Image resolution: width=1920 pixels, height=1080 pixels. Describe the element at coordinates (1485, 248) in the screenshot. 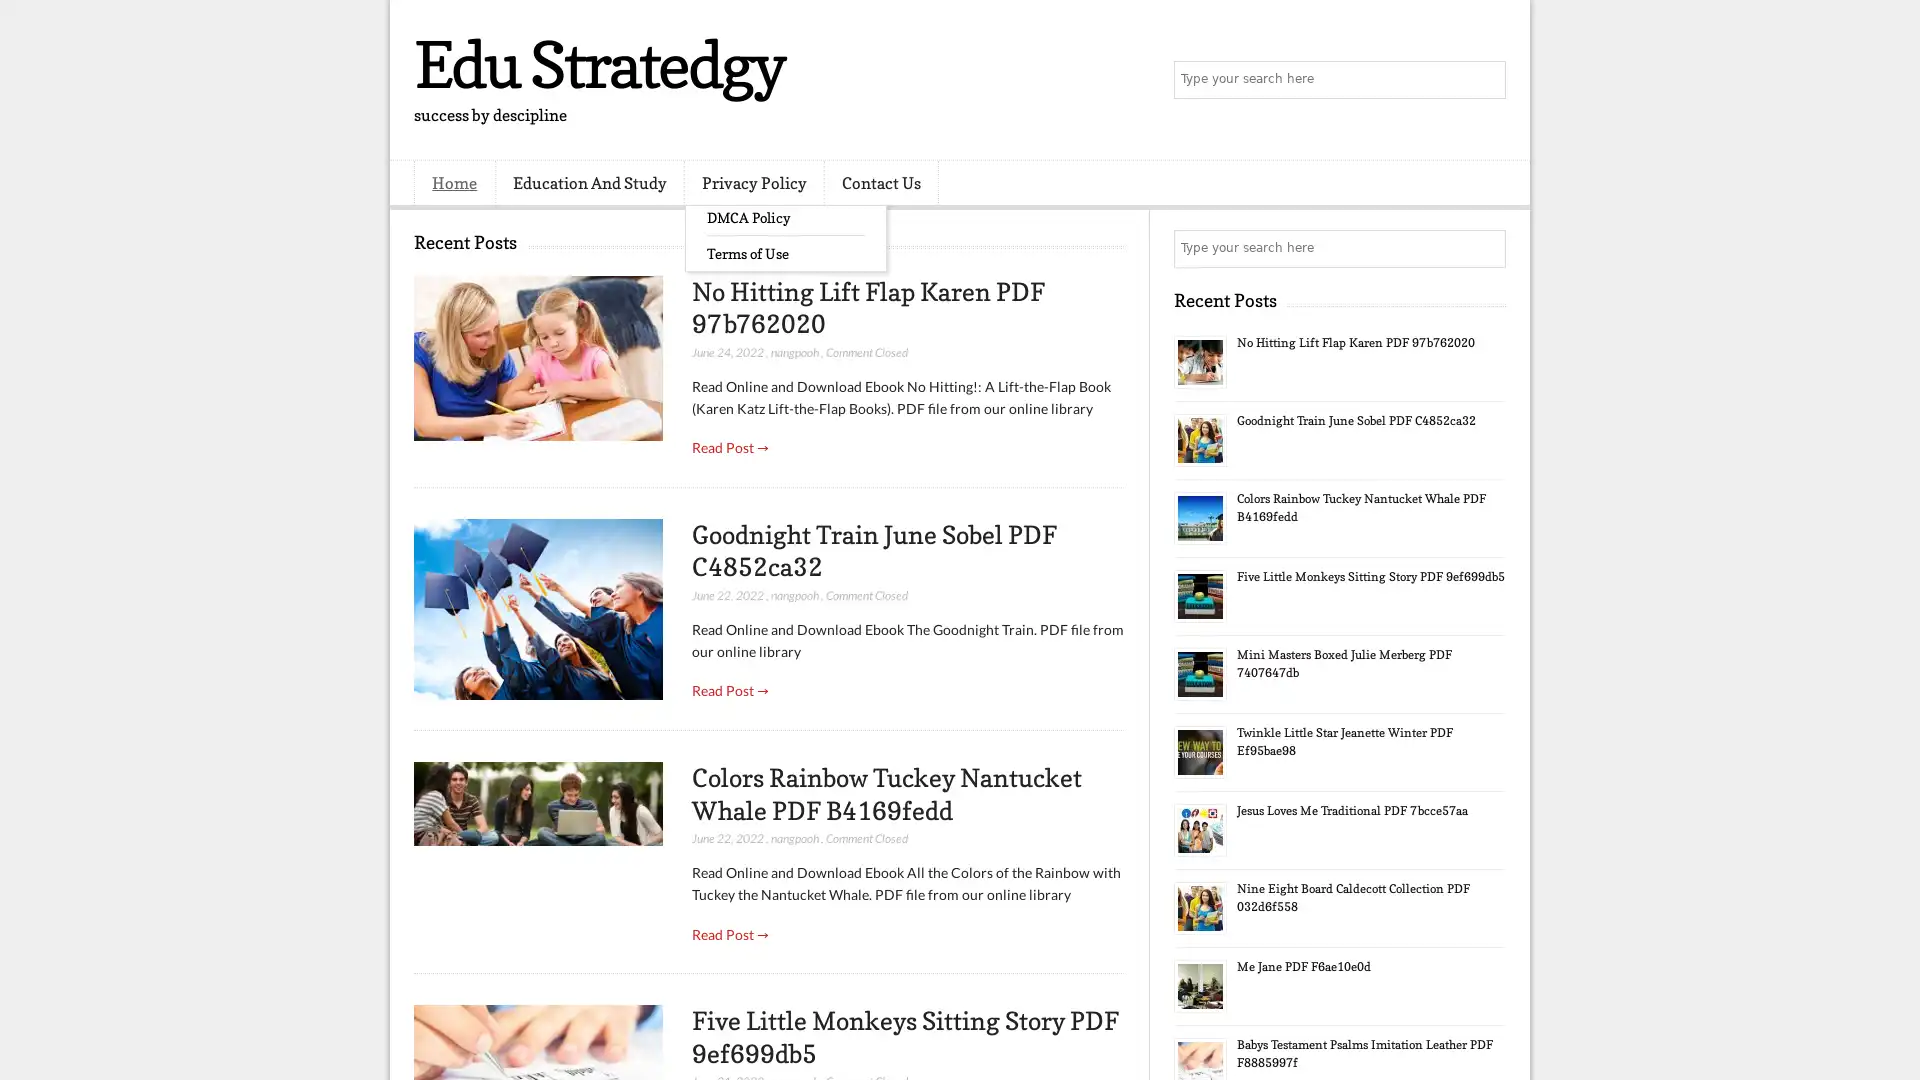

I see `Search` at that location.